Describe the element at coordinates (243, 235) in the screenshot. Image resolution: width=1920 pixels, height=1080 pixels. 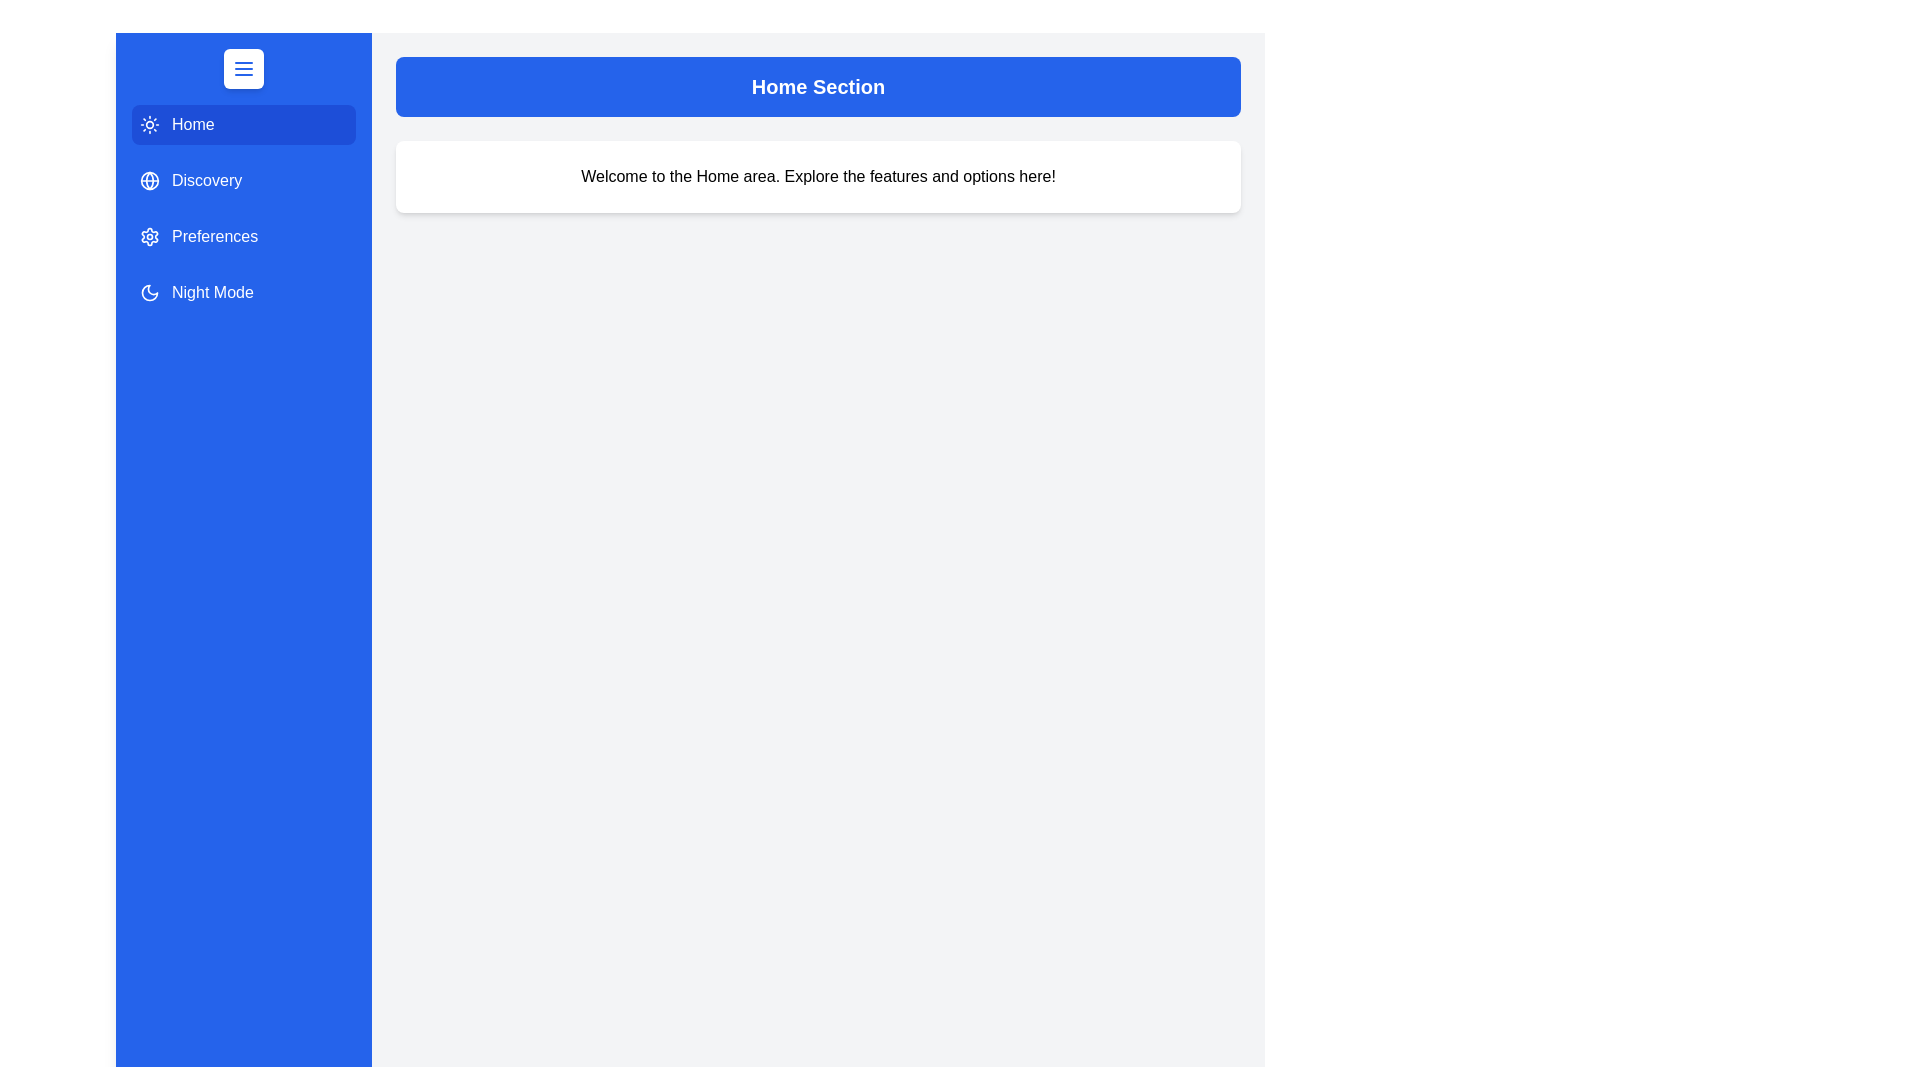
I see `the navigation section Preferences` at that location.